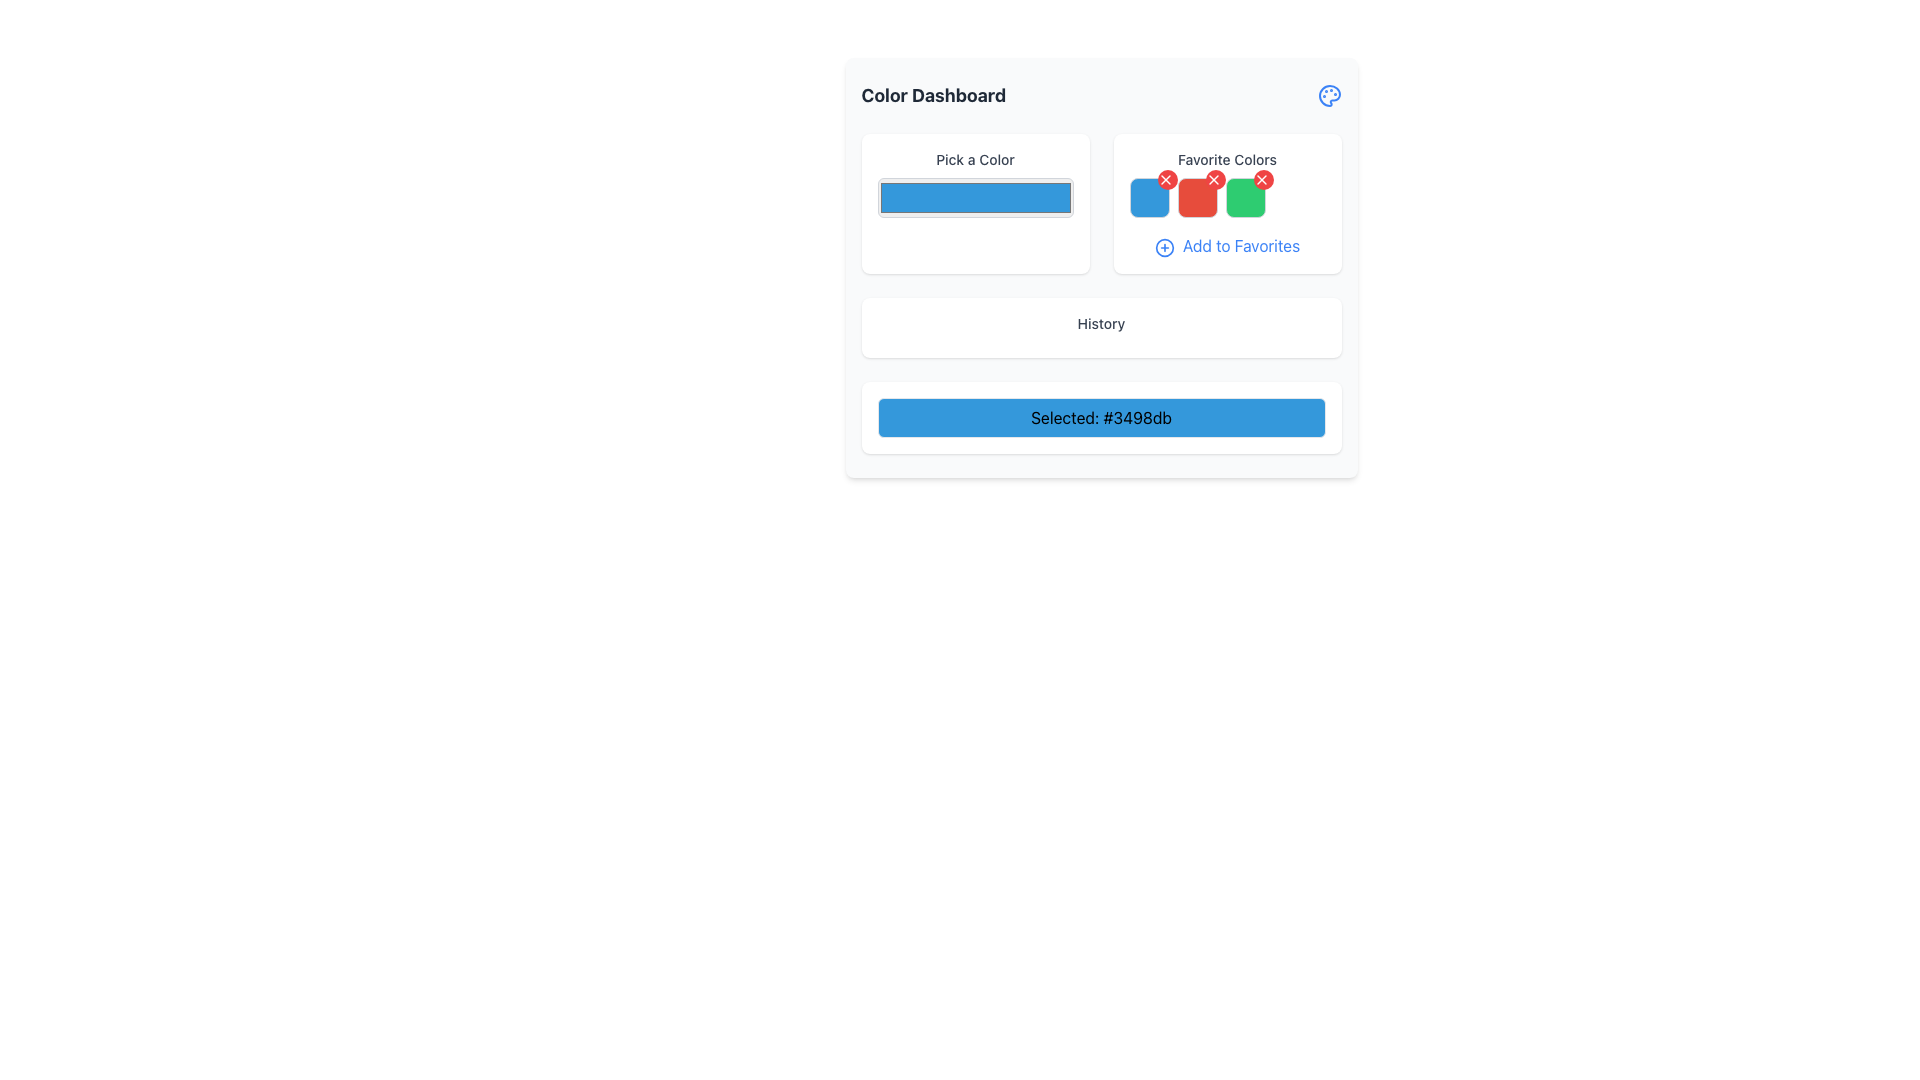  I want to click on the decorative or informative icon in the top-right corner of the 'Color Dashboard' interface, positioned next to the 'Color Dashboard' title text, so click(1329, 96).